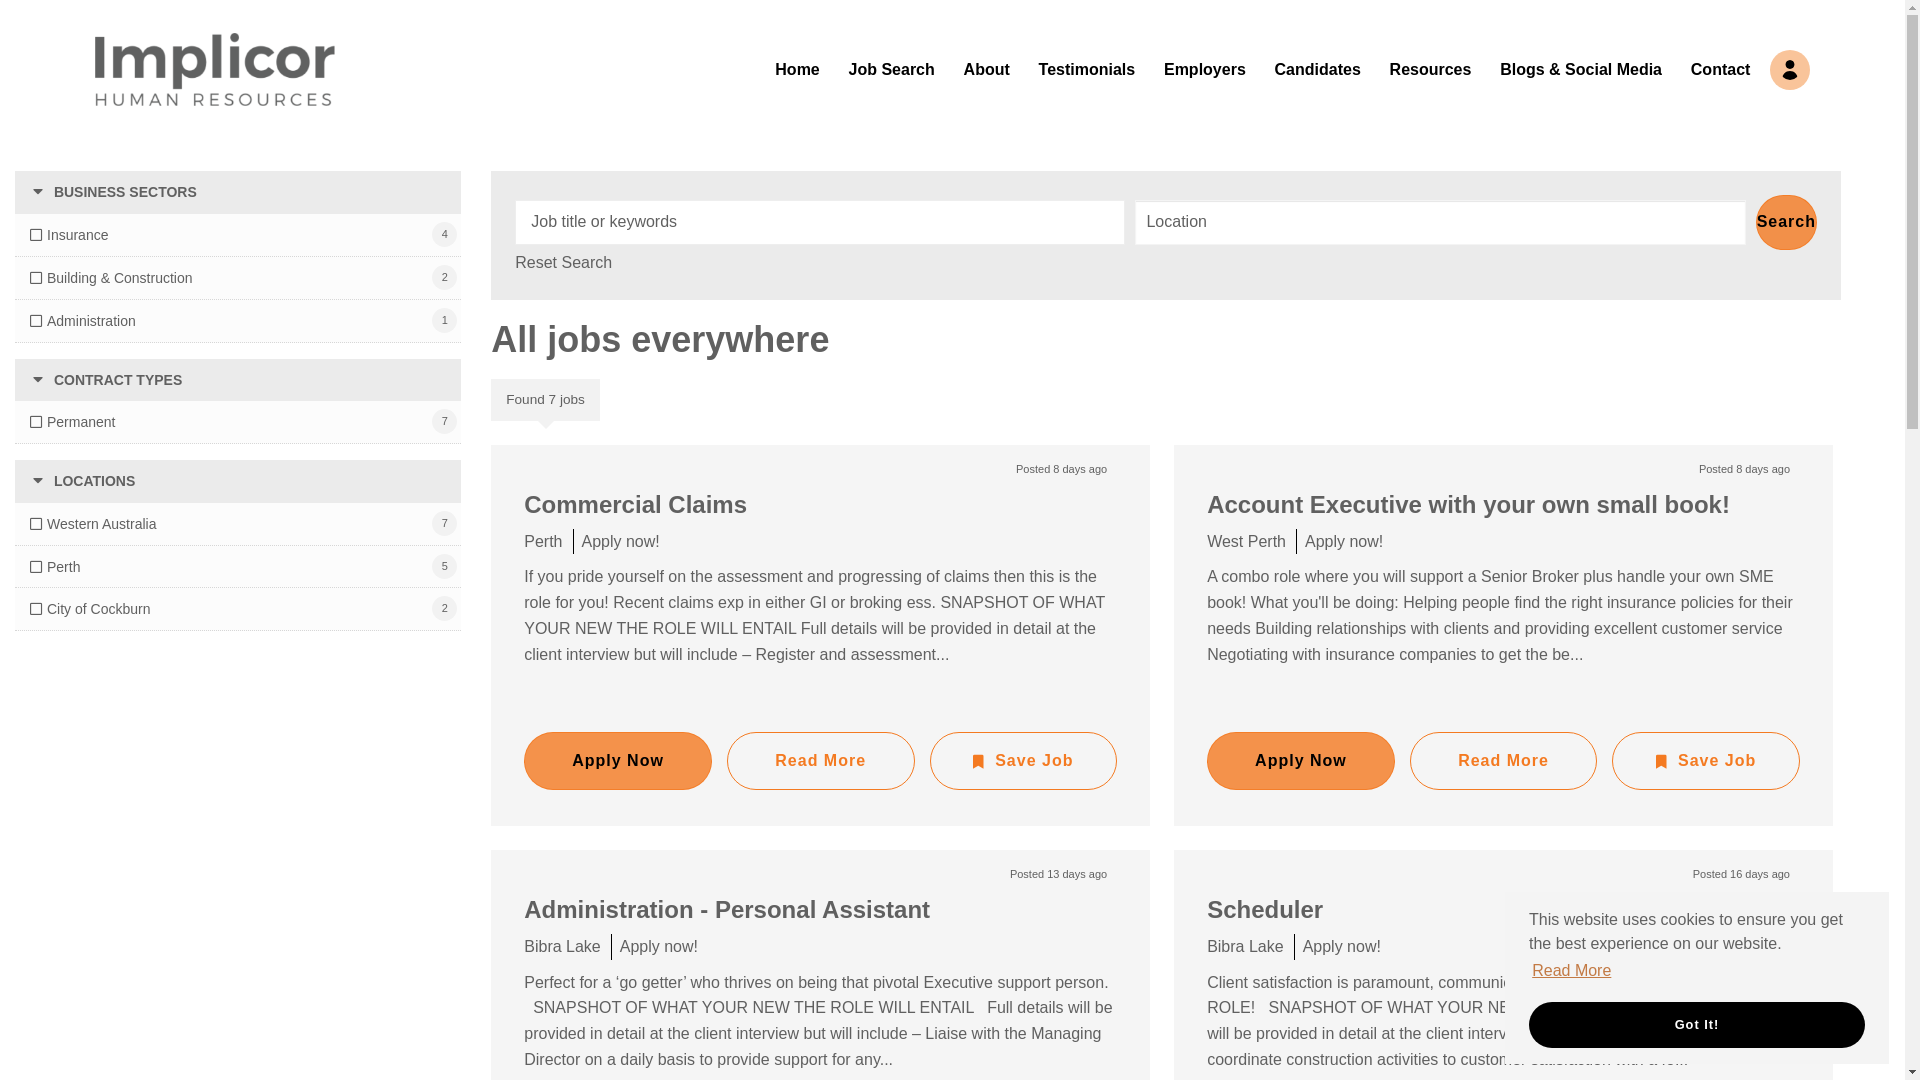 The image size is (1920, 1080). Describe the element at coordinates (72, 420) in the screenshot. I see `'Permanent` at that location.